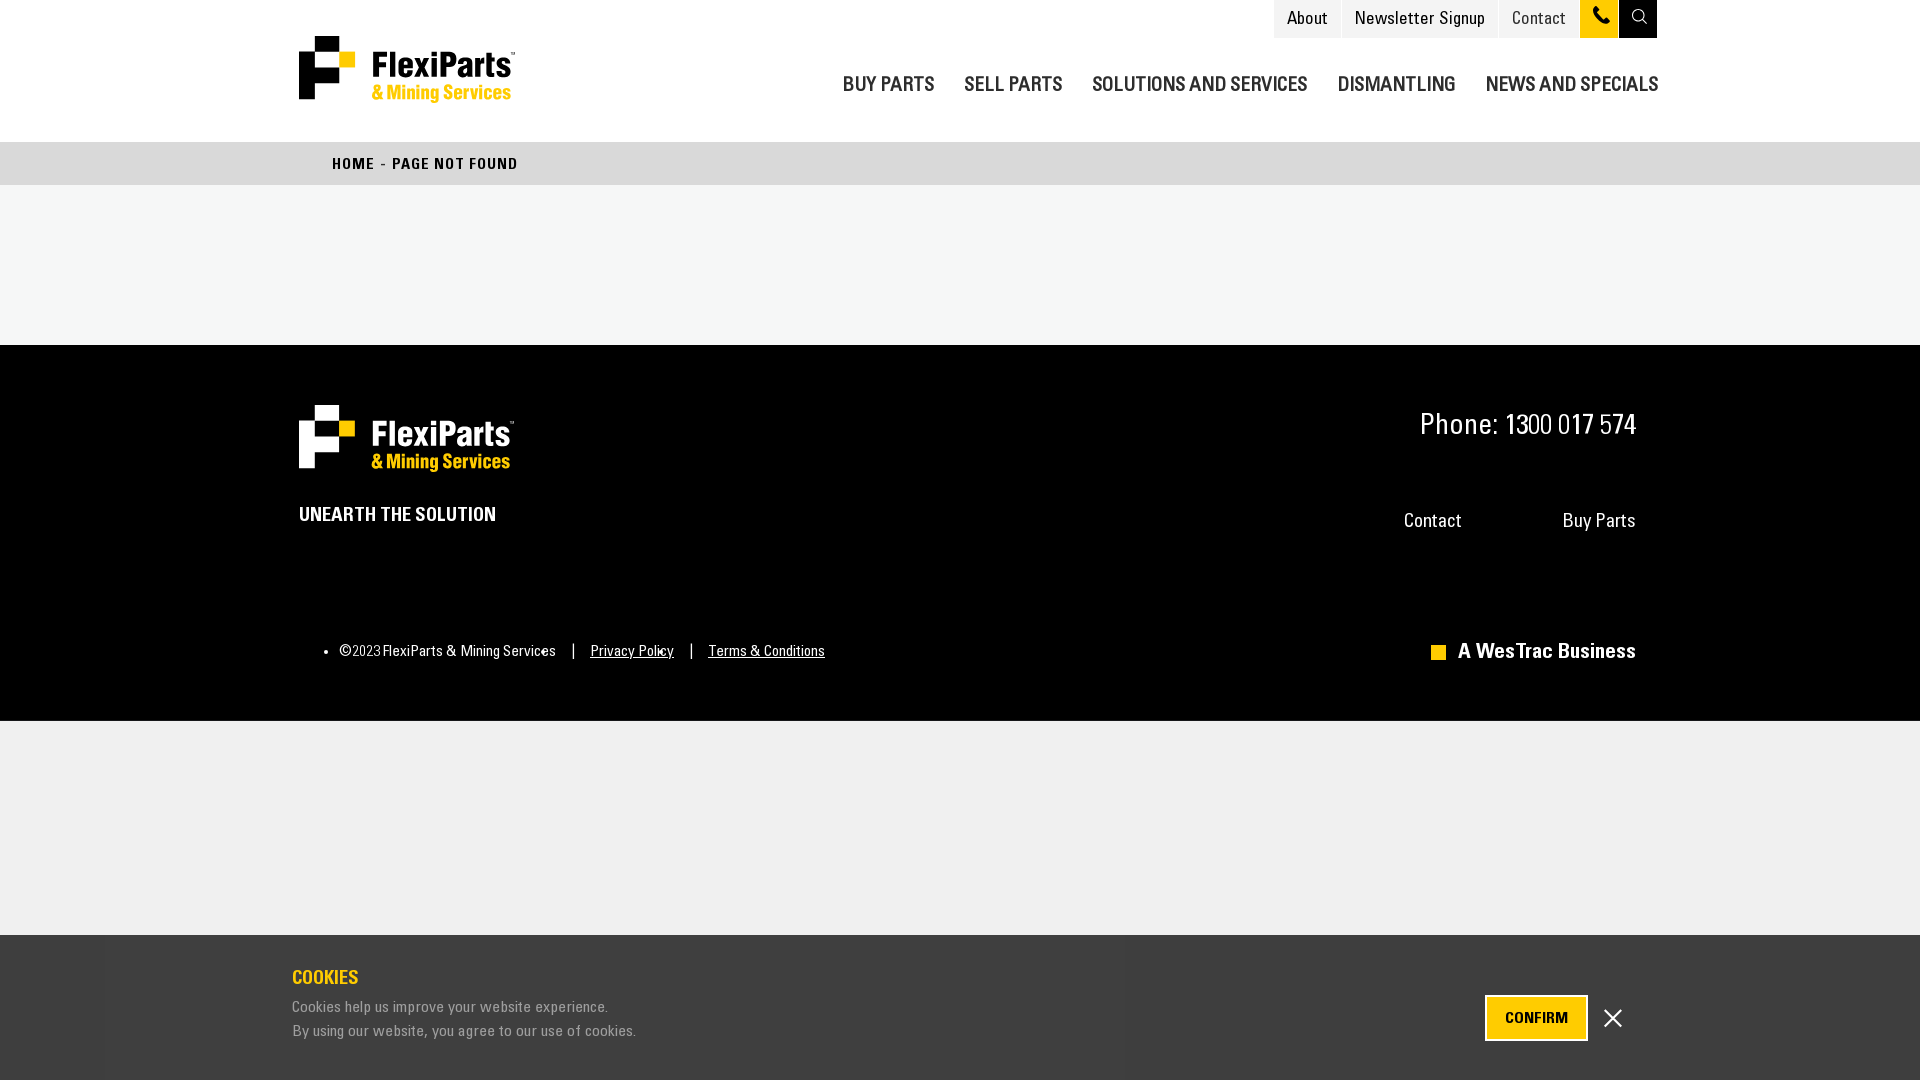 This screenshot has height=1080, width=1920. What do you see at coordinates (1012, 80) in the screenshot?
I see `'SELL PARTS'` at bounding box center [1012, 80].